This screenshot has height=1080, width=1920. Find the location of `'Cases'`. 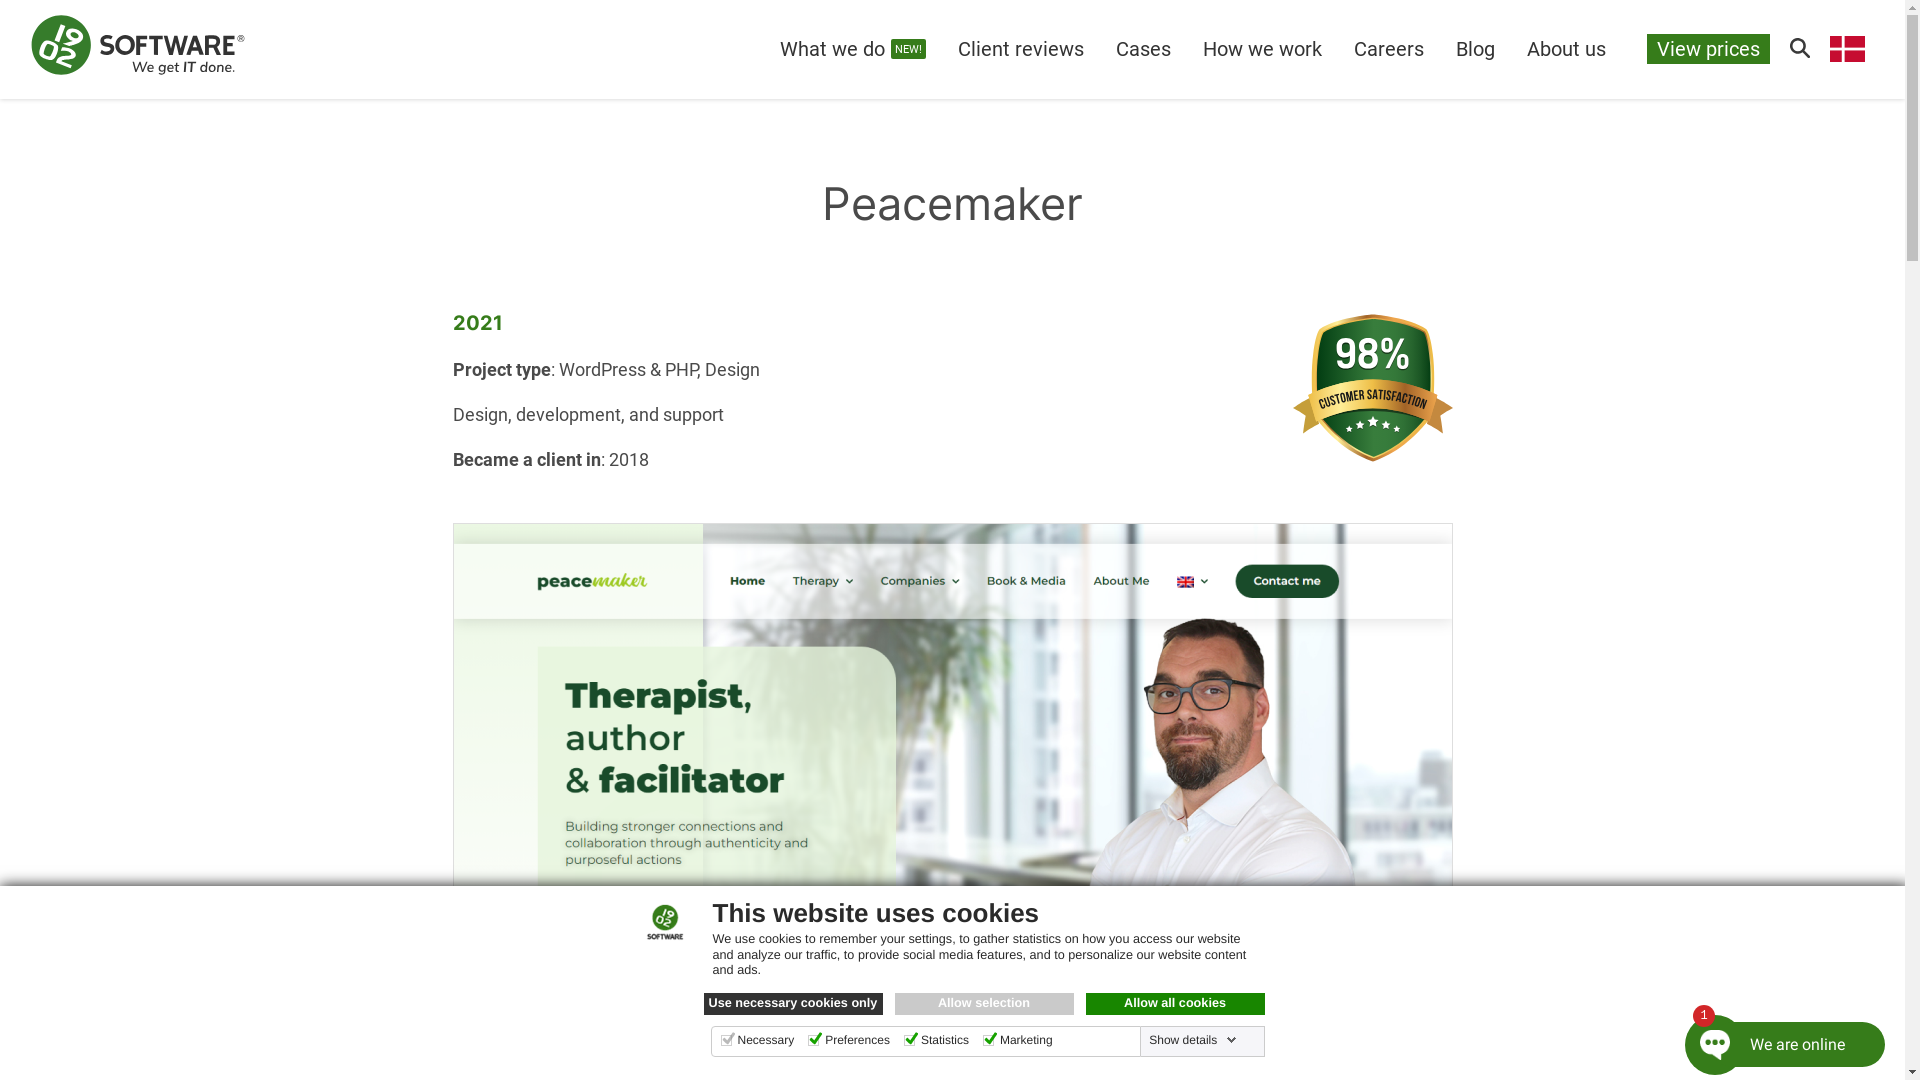

'Cases' is located at coordinates (1143, 48).